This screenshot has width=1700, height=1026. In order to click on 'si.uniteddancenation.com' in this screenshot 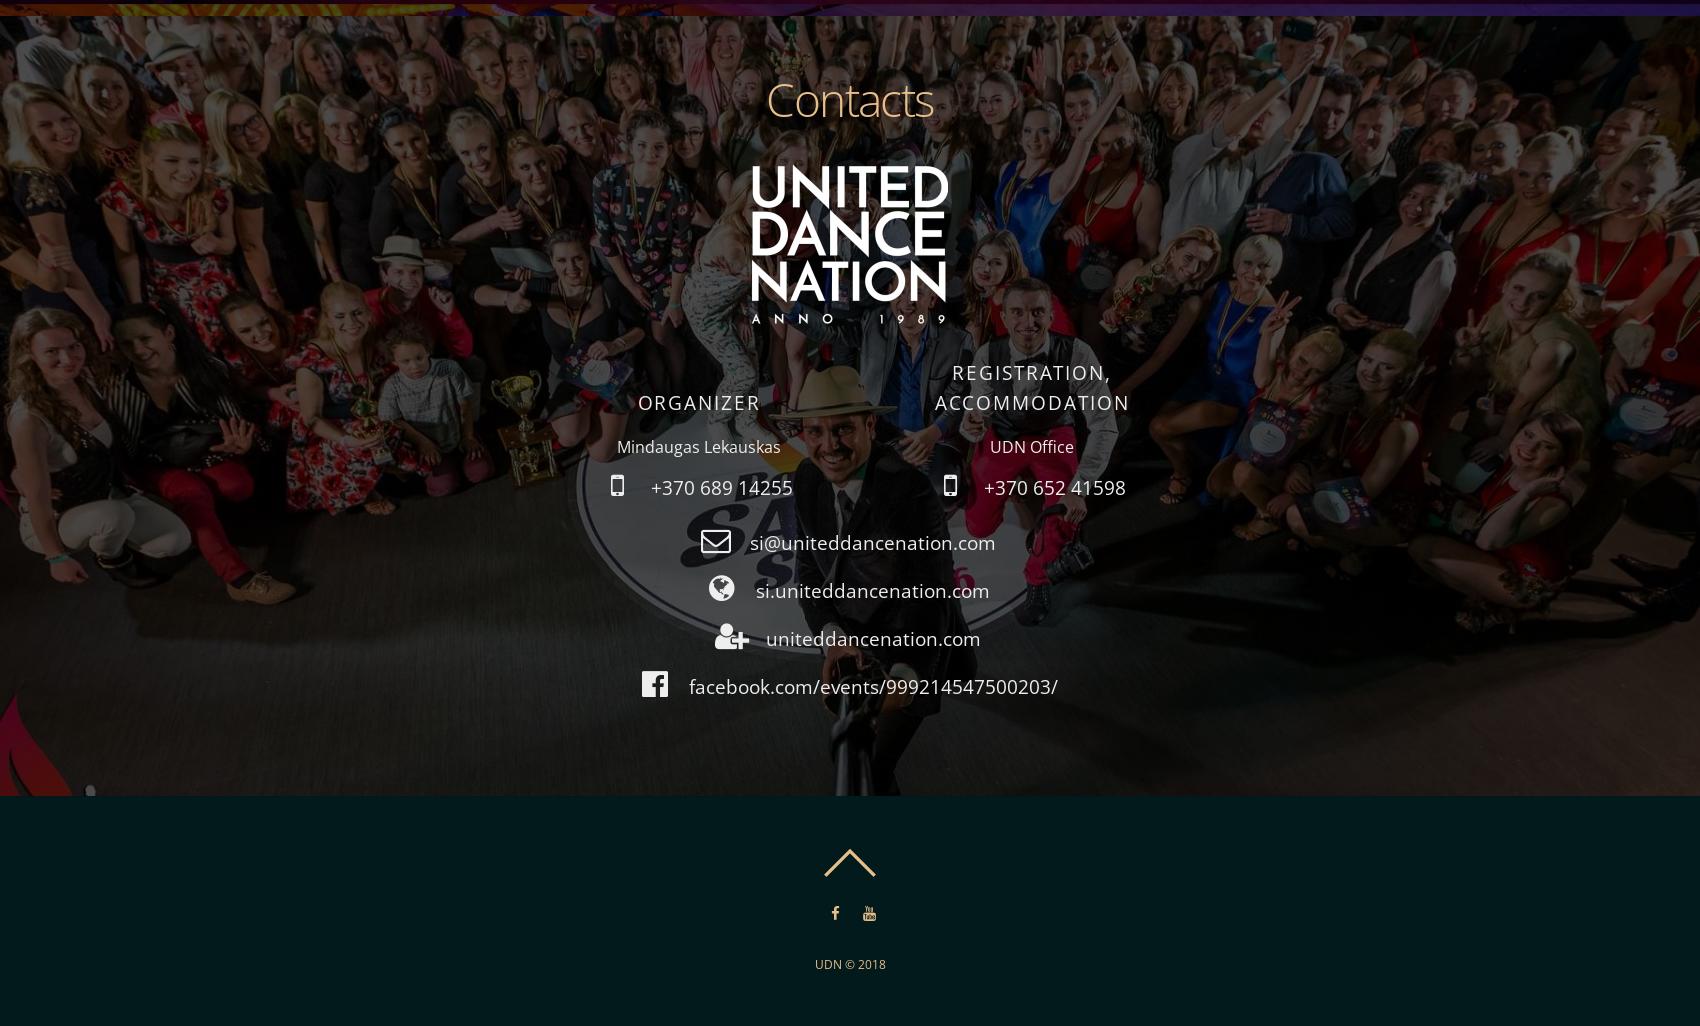, I will do `click(872, 588)`.